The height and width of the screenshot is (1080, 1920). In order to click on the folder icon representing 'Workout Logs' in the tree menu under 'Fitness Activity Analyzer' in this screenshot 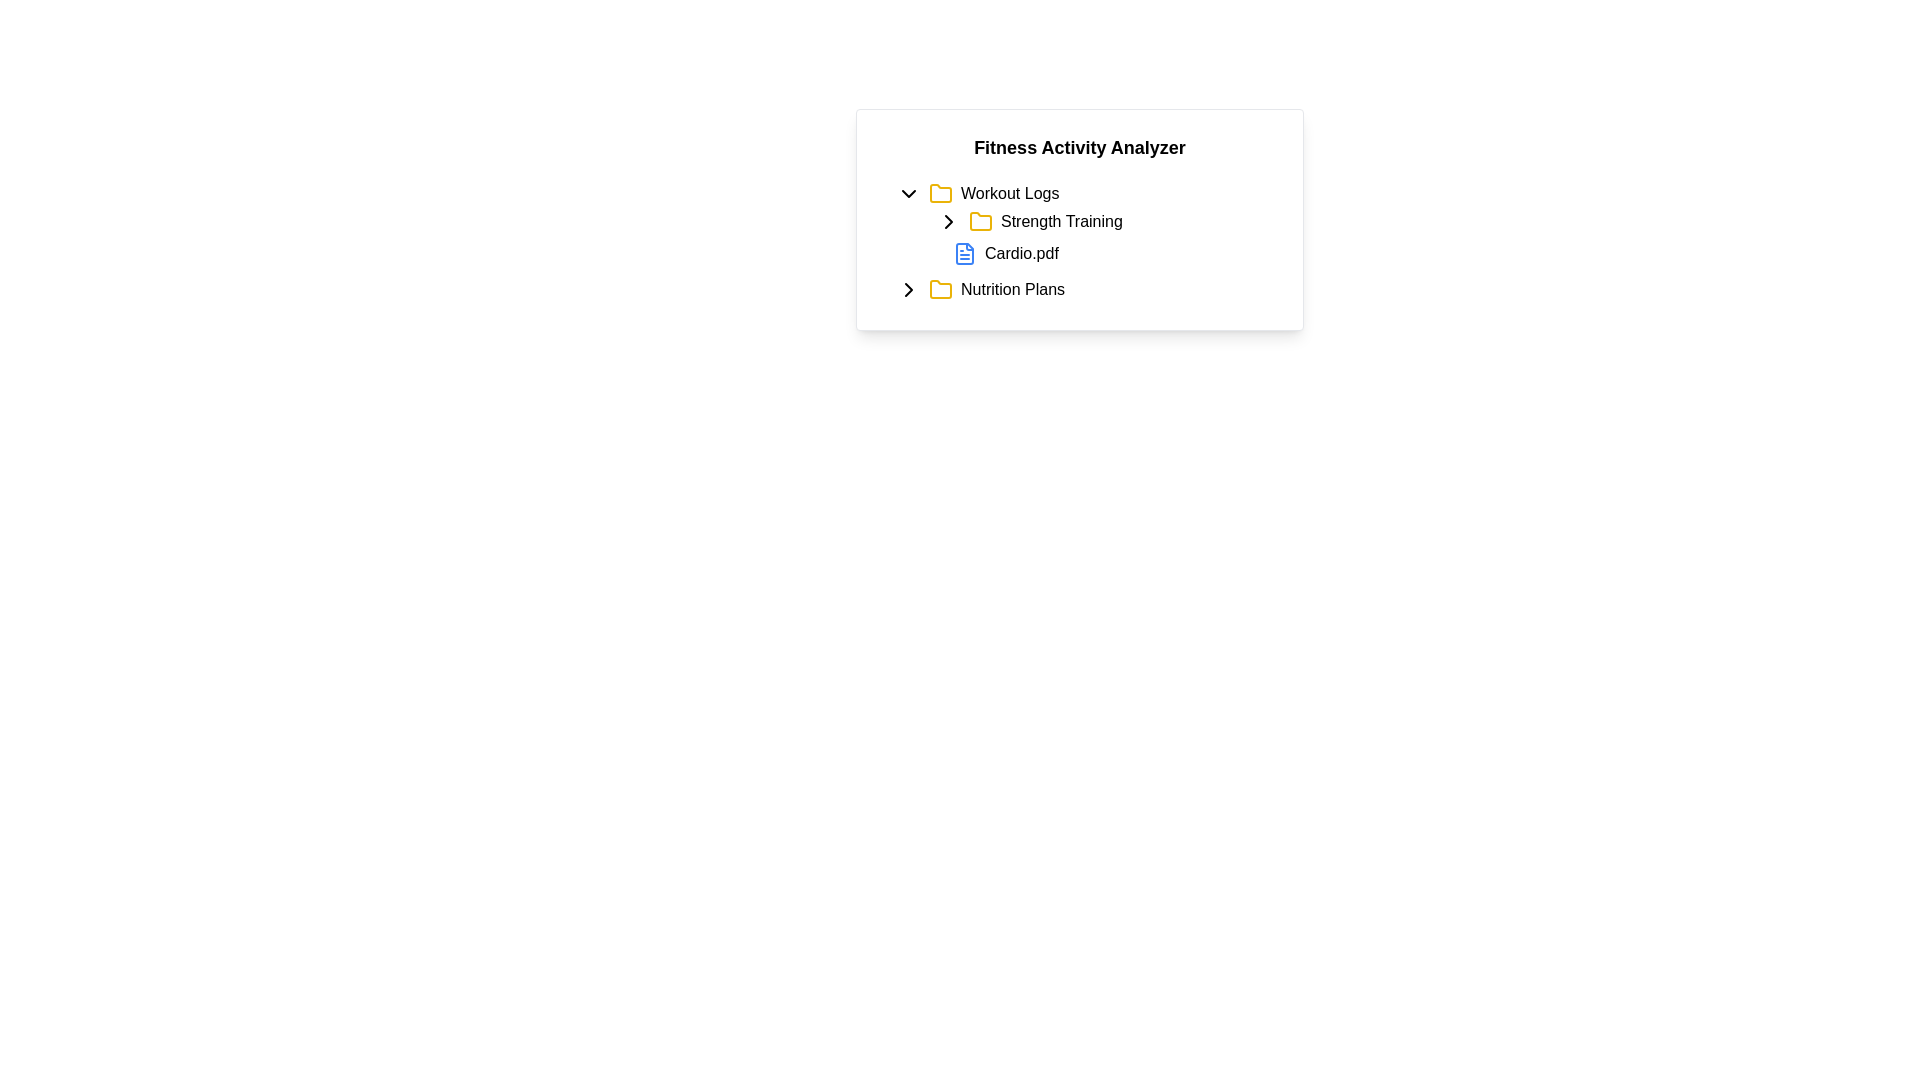, I will do `click(939, 193)`.